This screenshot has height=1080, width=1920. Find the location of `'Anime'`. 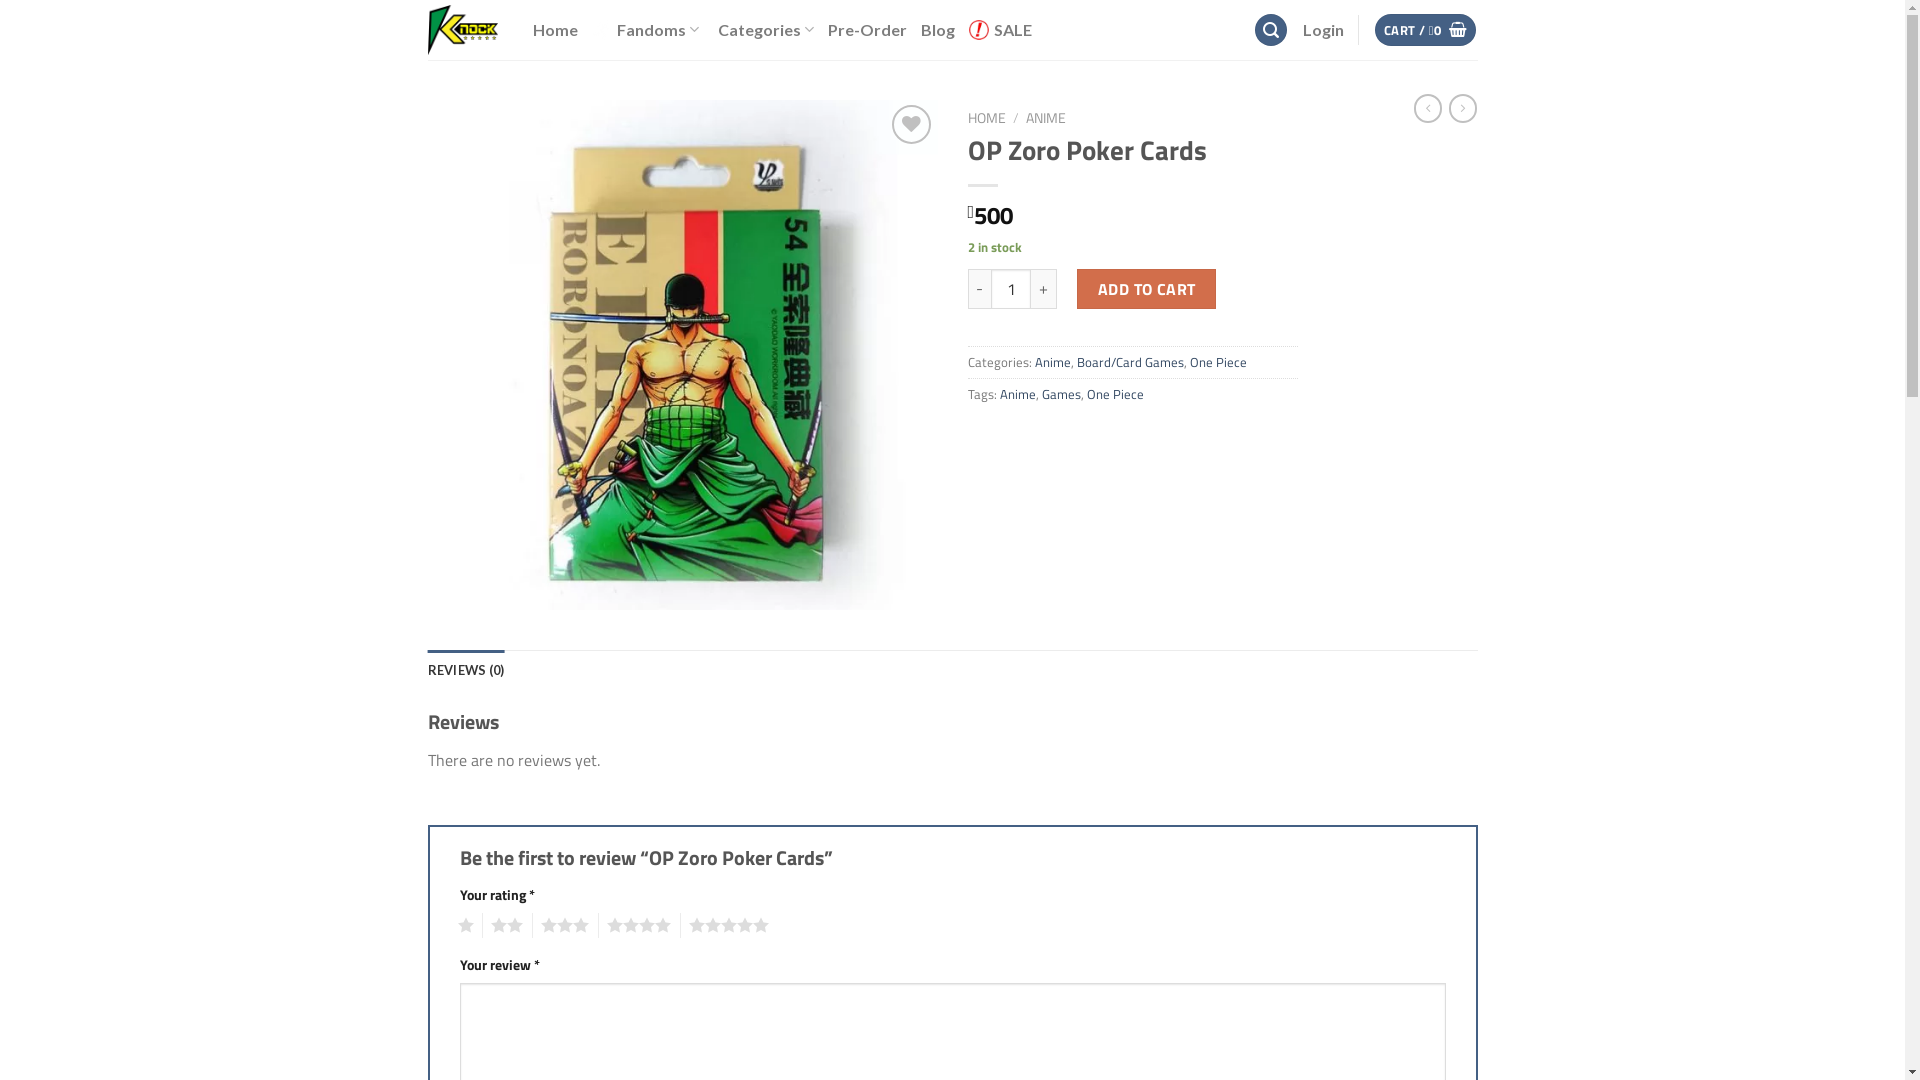

'Anime' is located at coordinates (999, 393).